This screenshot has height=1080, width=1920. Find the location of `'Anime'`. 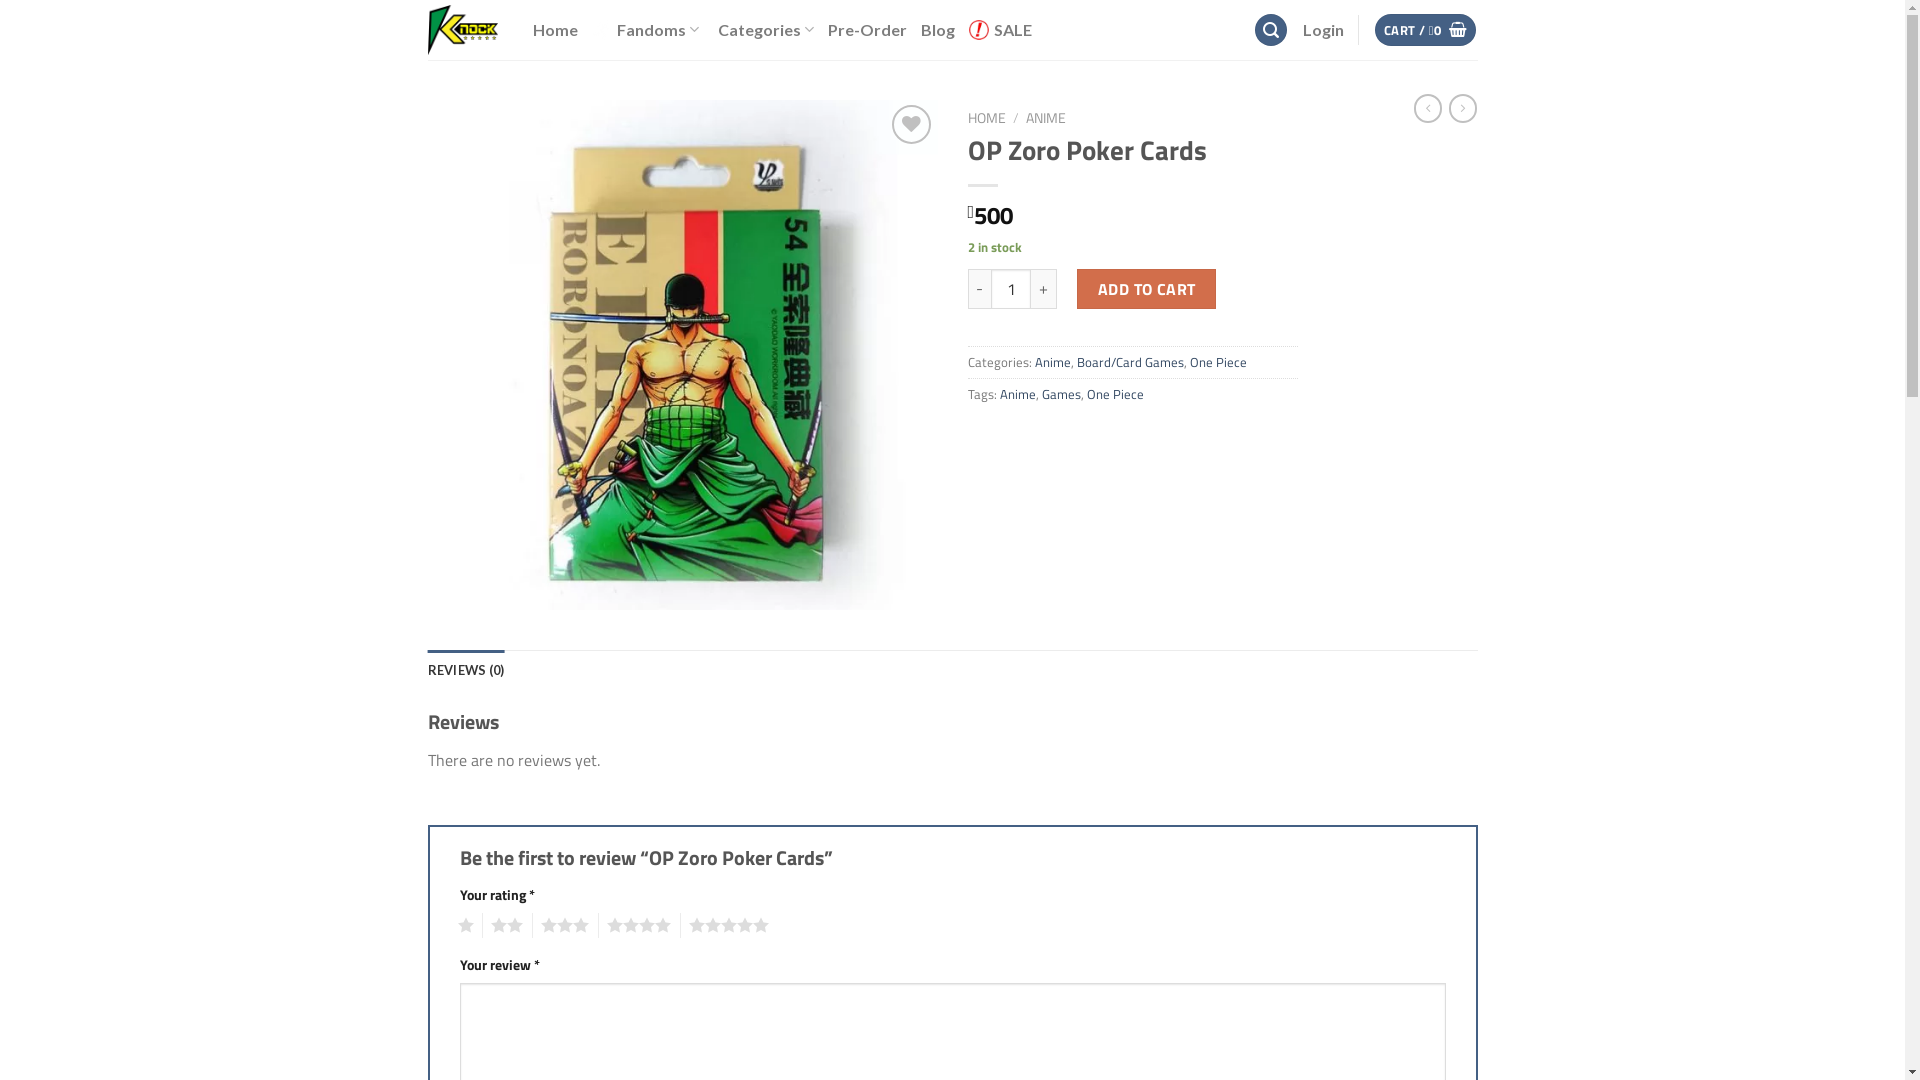

'Anime' is located at coordinates (999, 393).